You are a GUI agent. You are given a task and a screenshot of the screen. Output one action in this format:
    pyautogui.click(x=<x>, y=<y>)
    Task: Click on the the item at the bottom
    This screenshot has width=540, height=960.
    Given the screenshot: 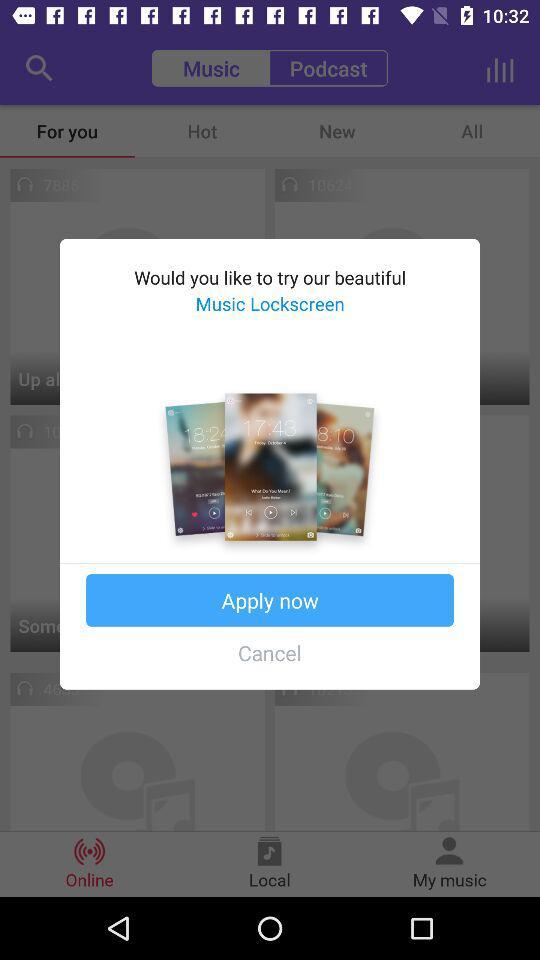 What is the action you would take?
    pyautogui.click(x=270, y=651)
    